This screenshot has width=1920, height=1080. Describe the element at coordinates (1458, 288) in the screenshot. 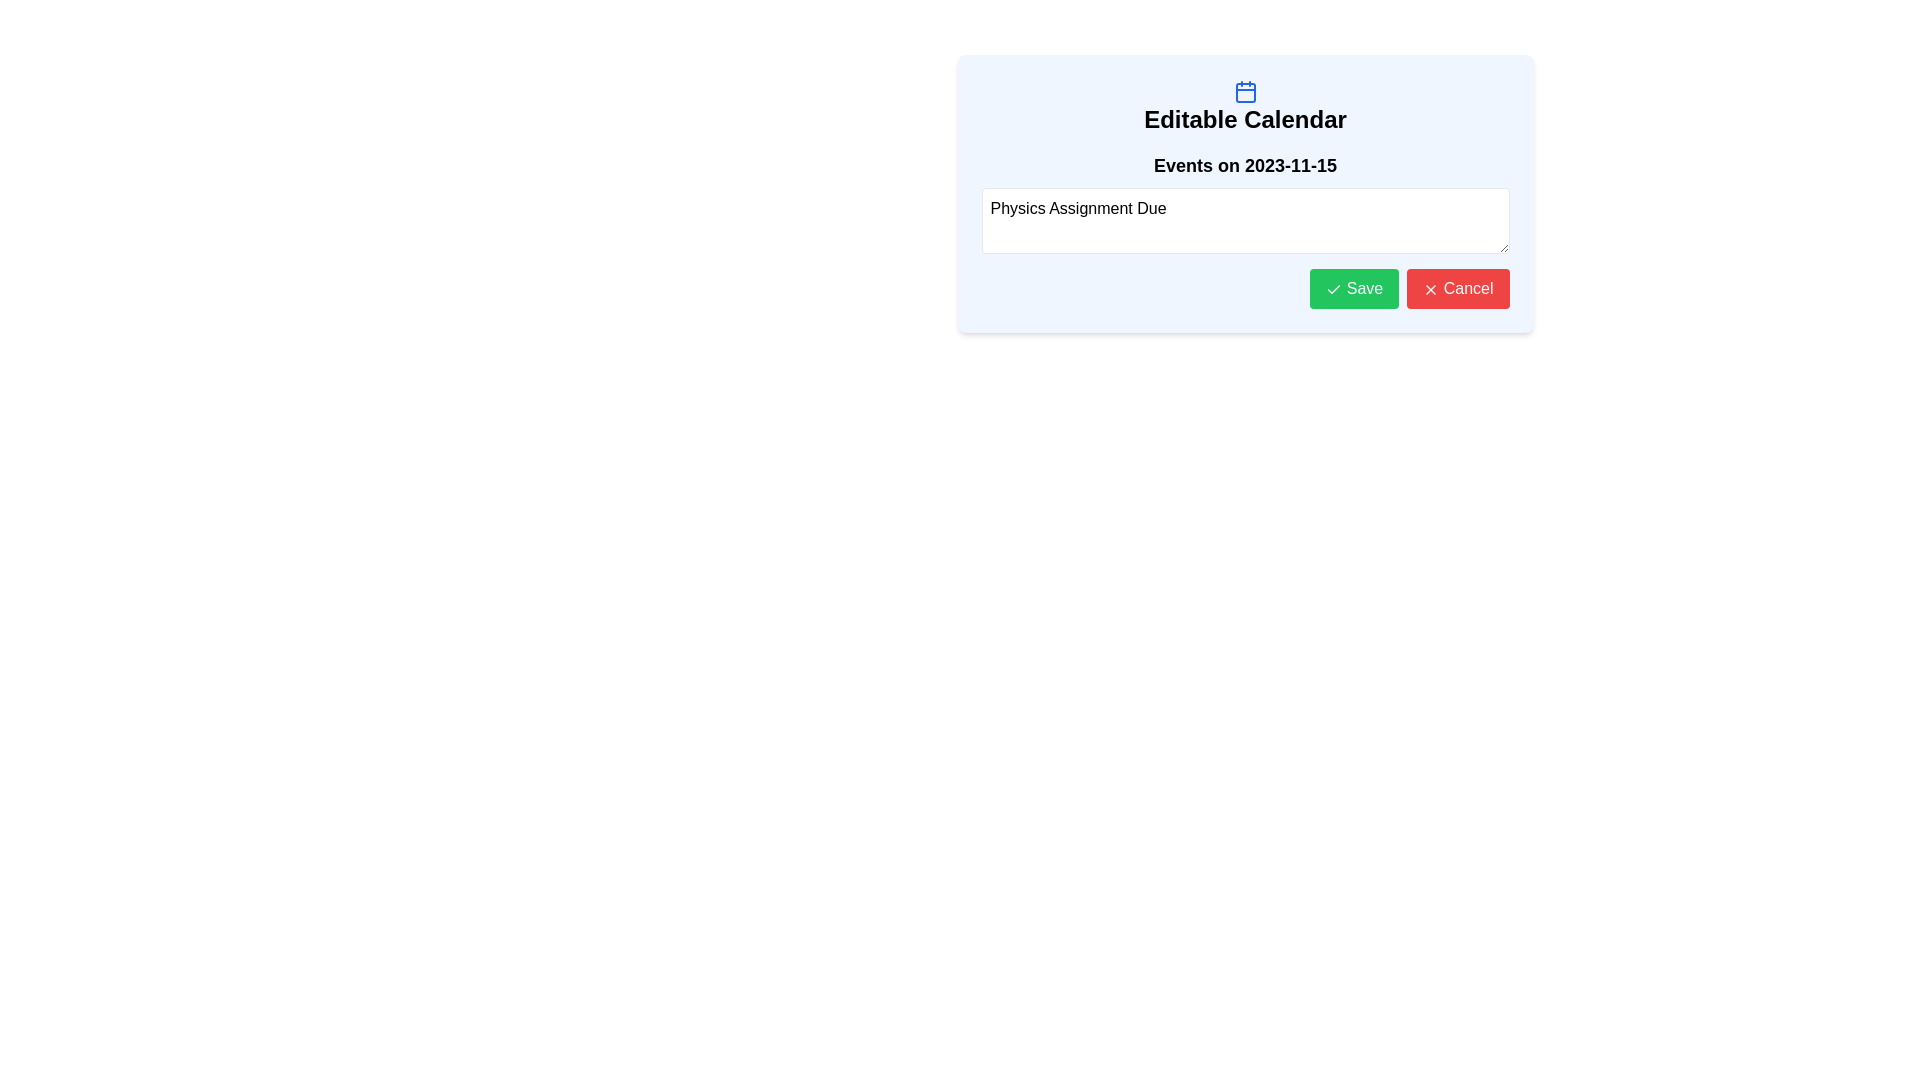

I see `the red 'Cancel' button with a white cross icon and text, located in the bottom right corner of the dialog box` at that location.